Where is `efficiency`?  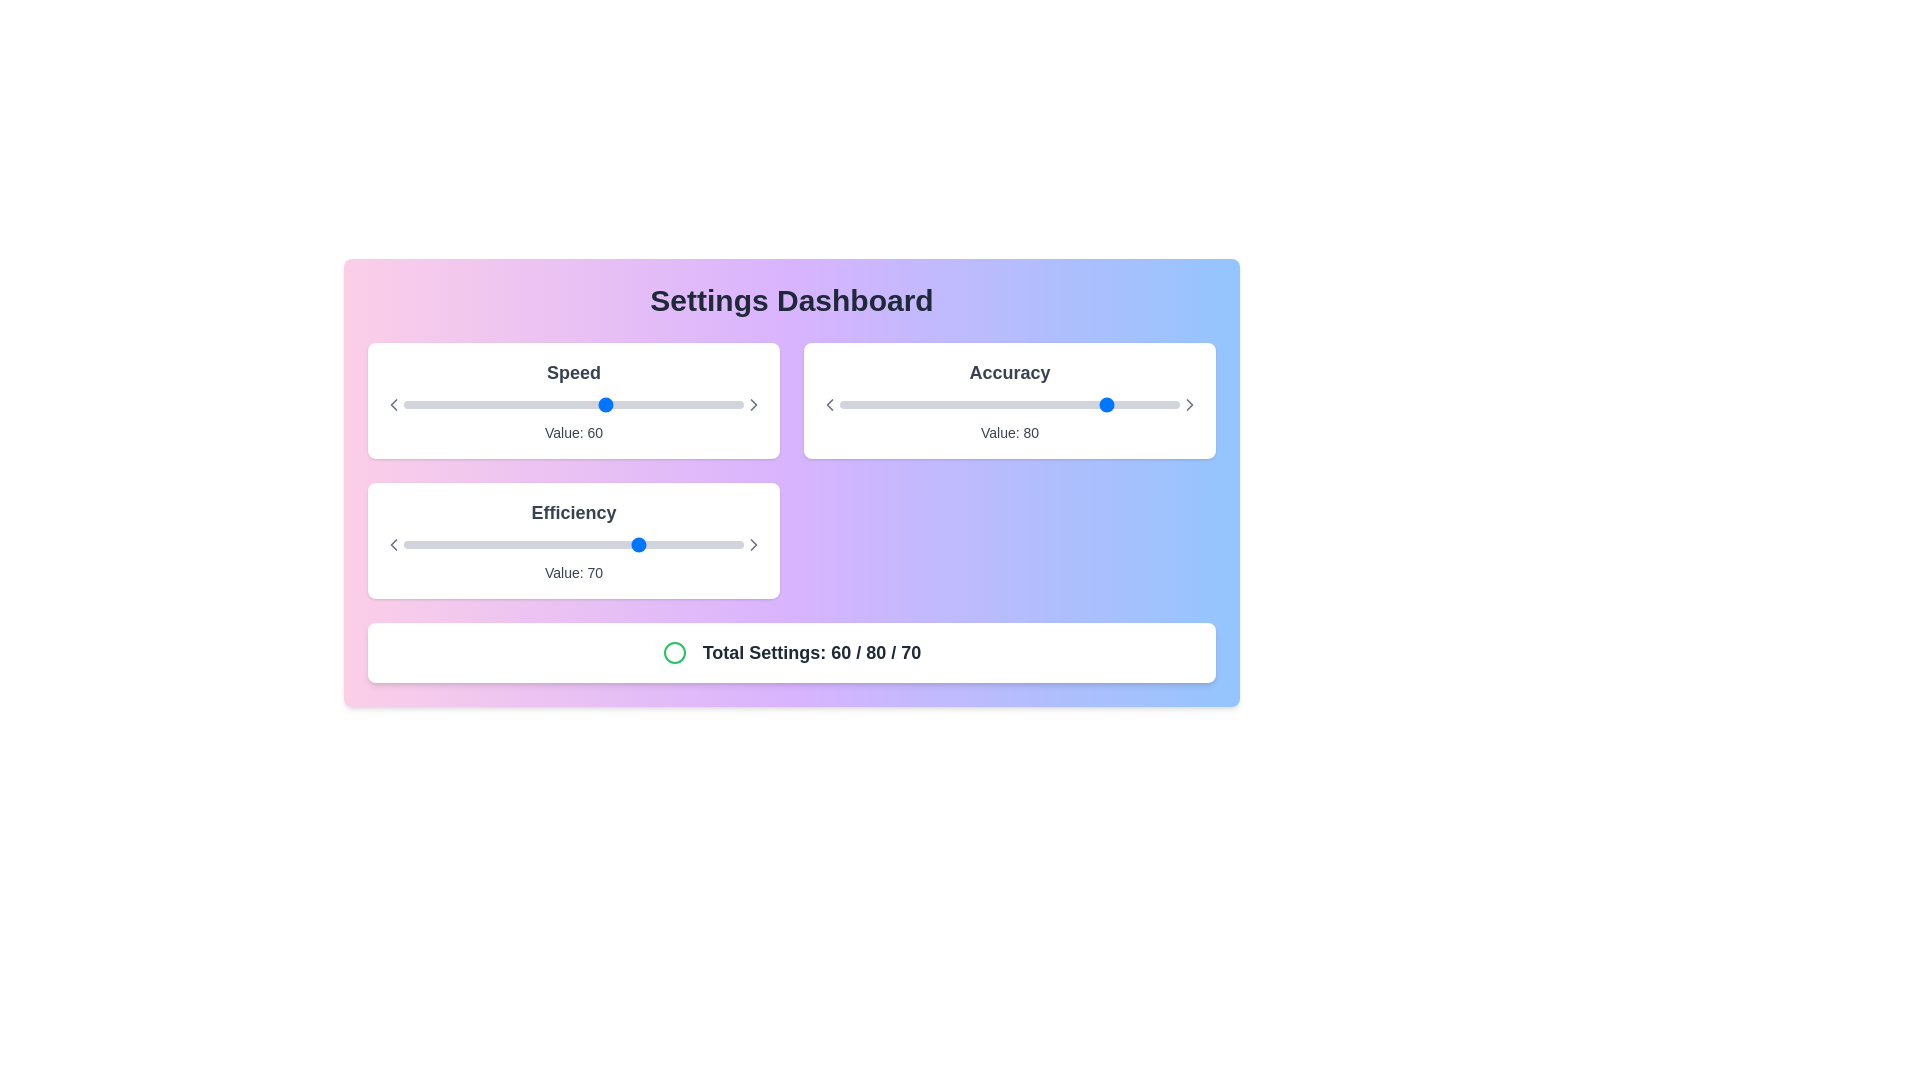 efficiency is located at coordinates (566, 544).